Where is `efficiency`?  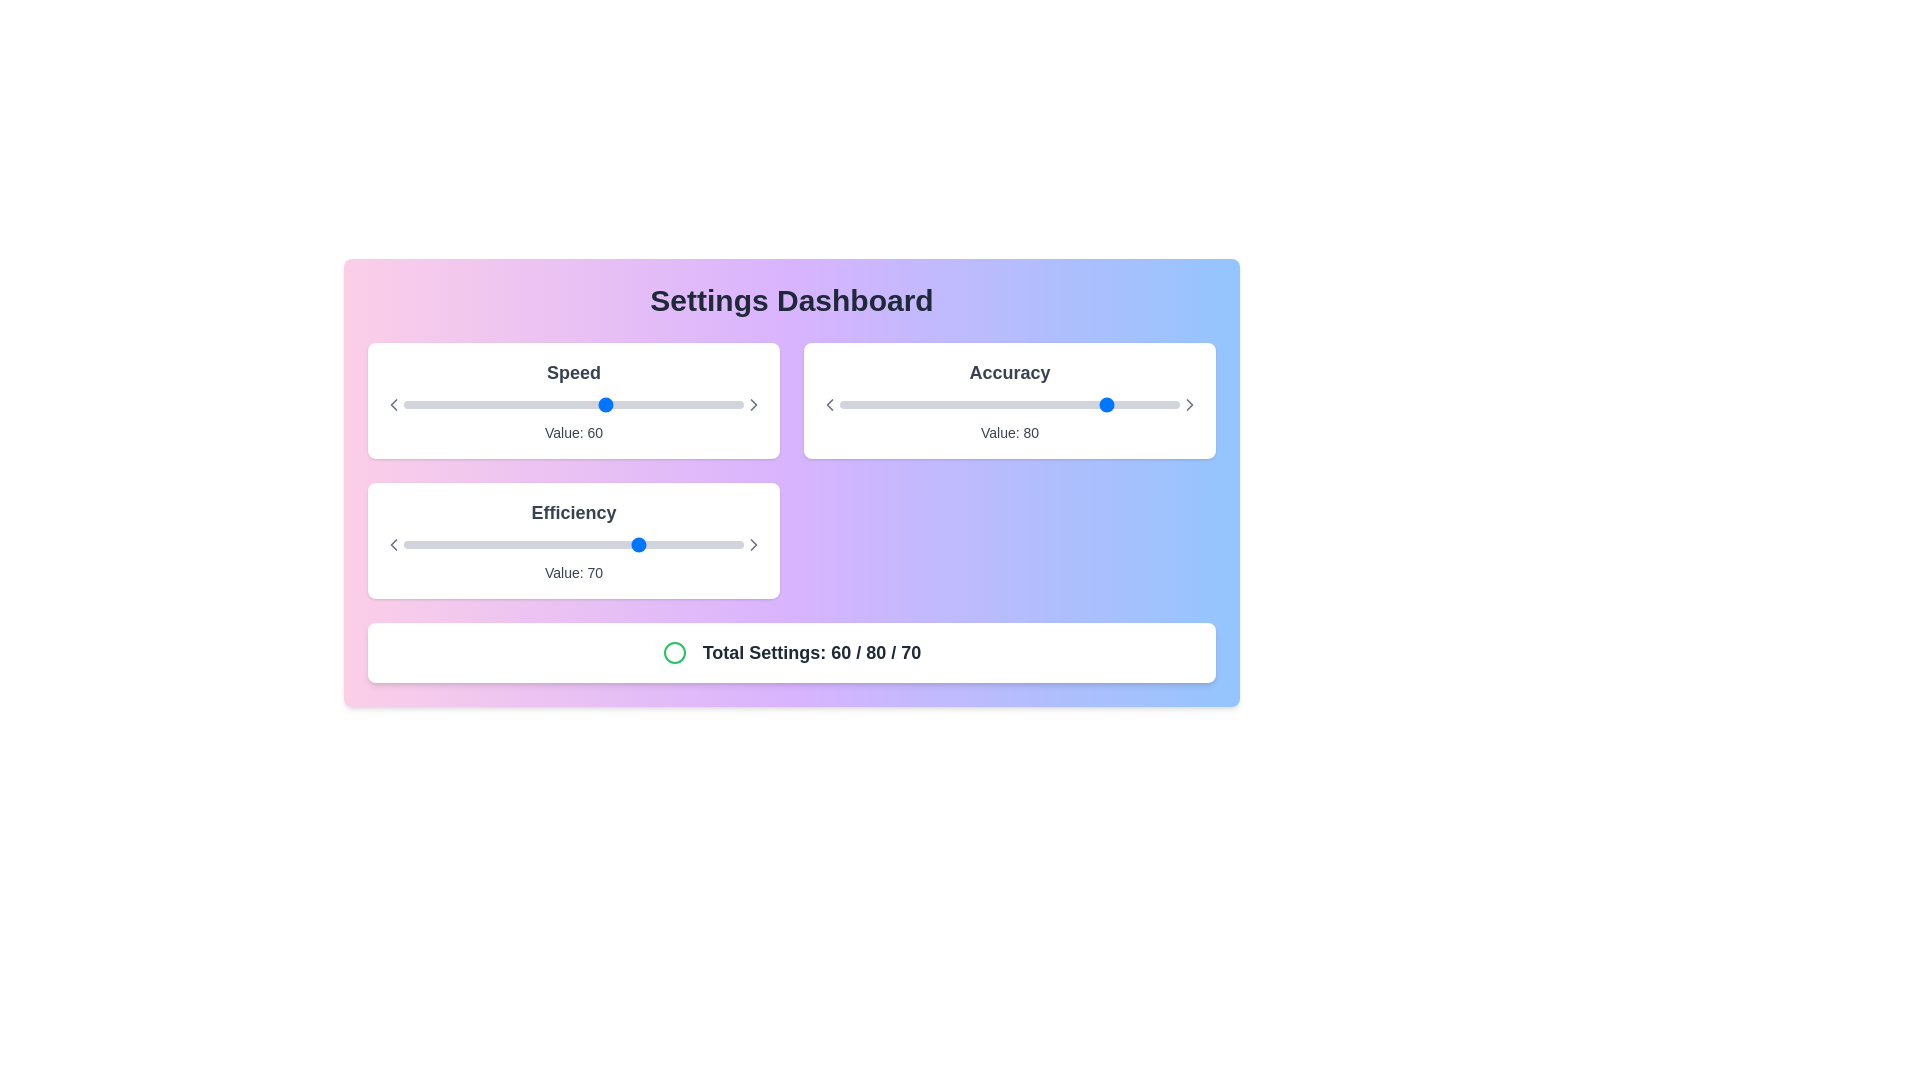 efficiency is located at coordinates (566, 544).